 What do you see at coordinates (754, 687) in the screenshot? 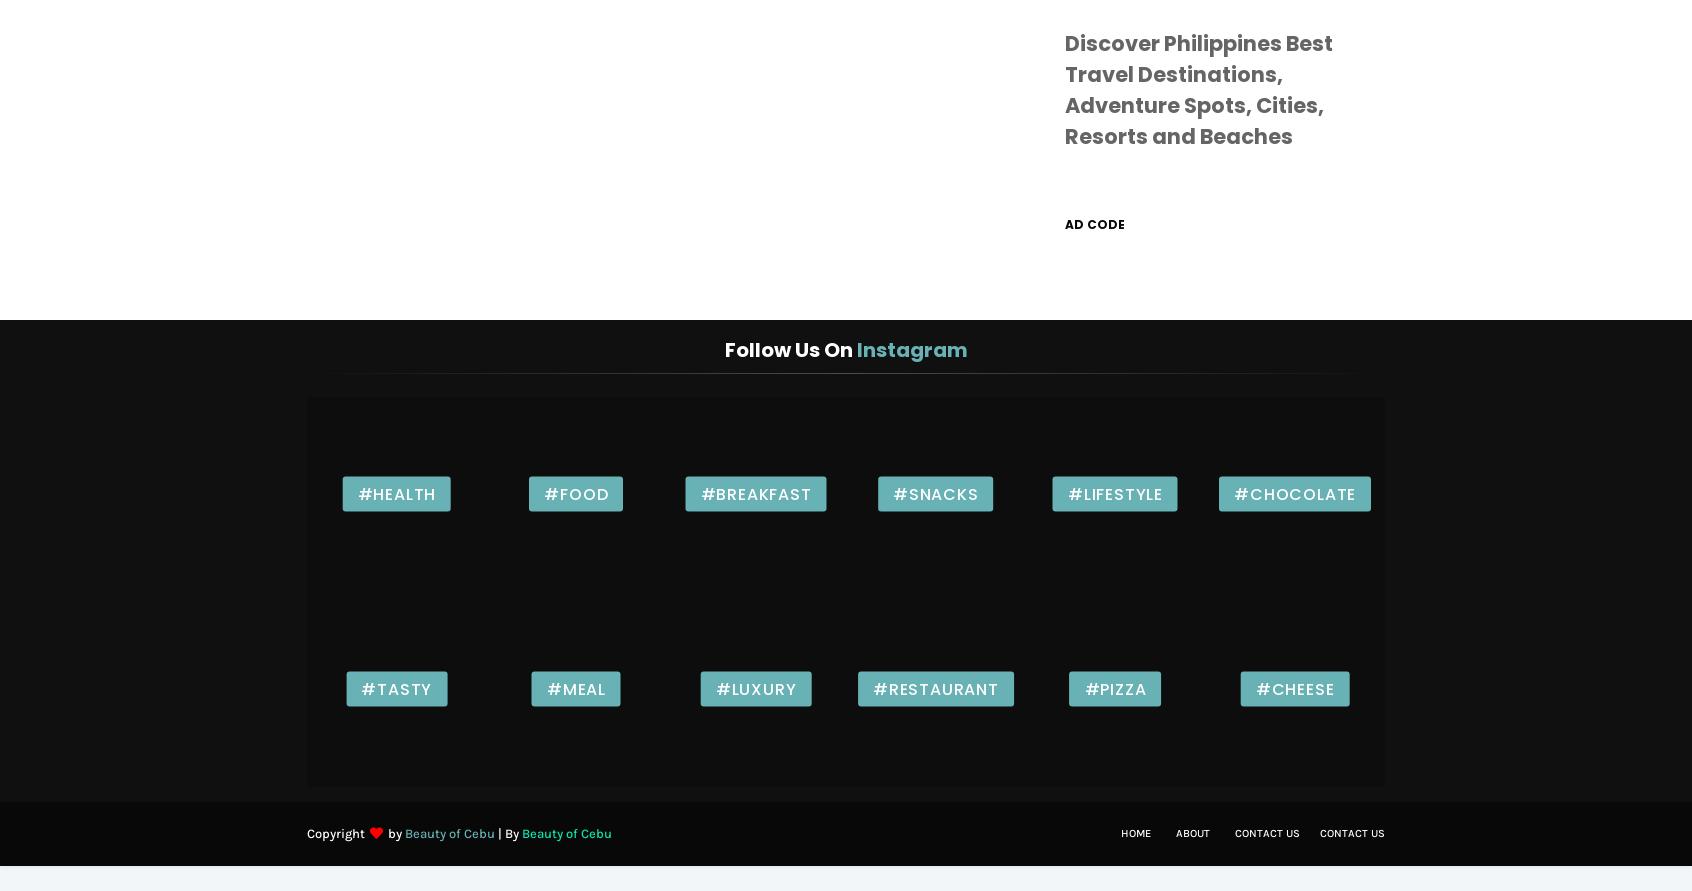
I see `'#Luxury'` at bounding box center [754, 687].